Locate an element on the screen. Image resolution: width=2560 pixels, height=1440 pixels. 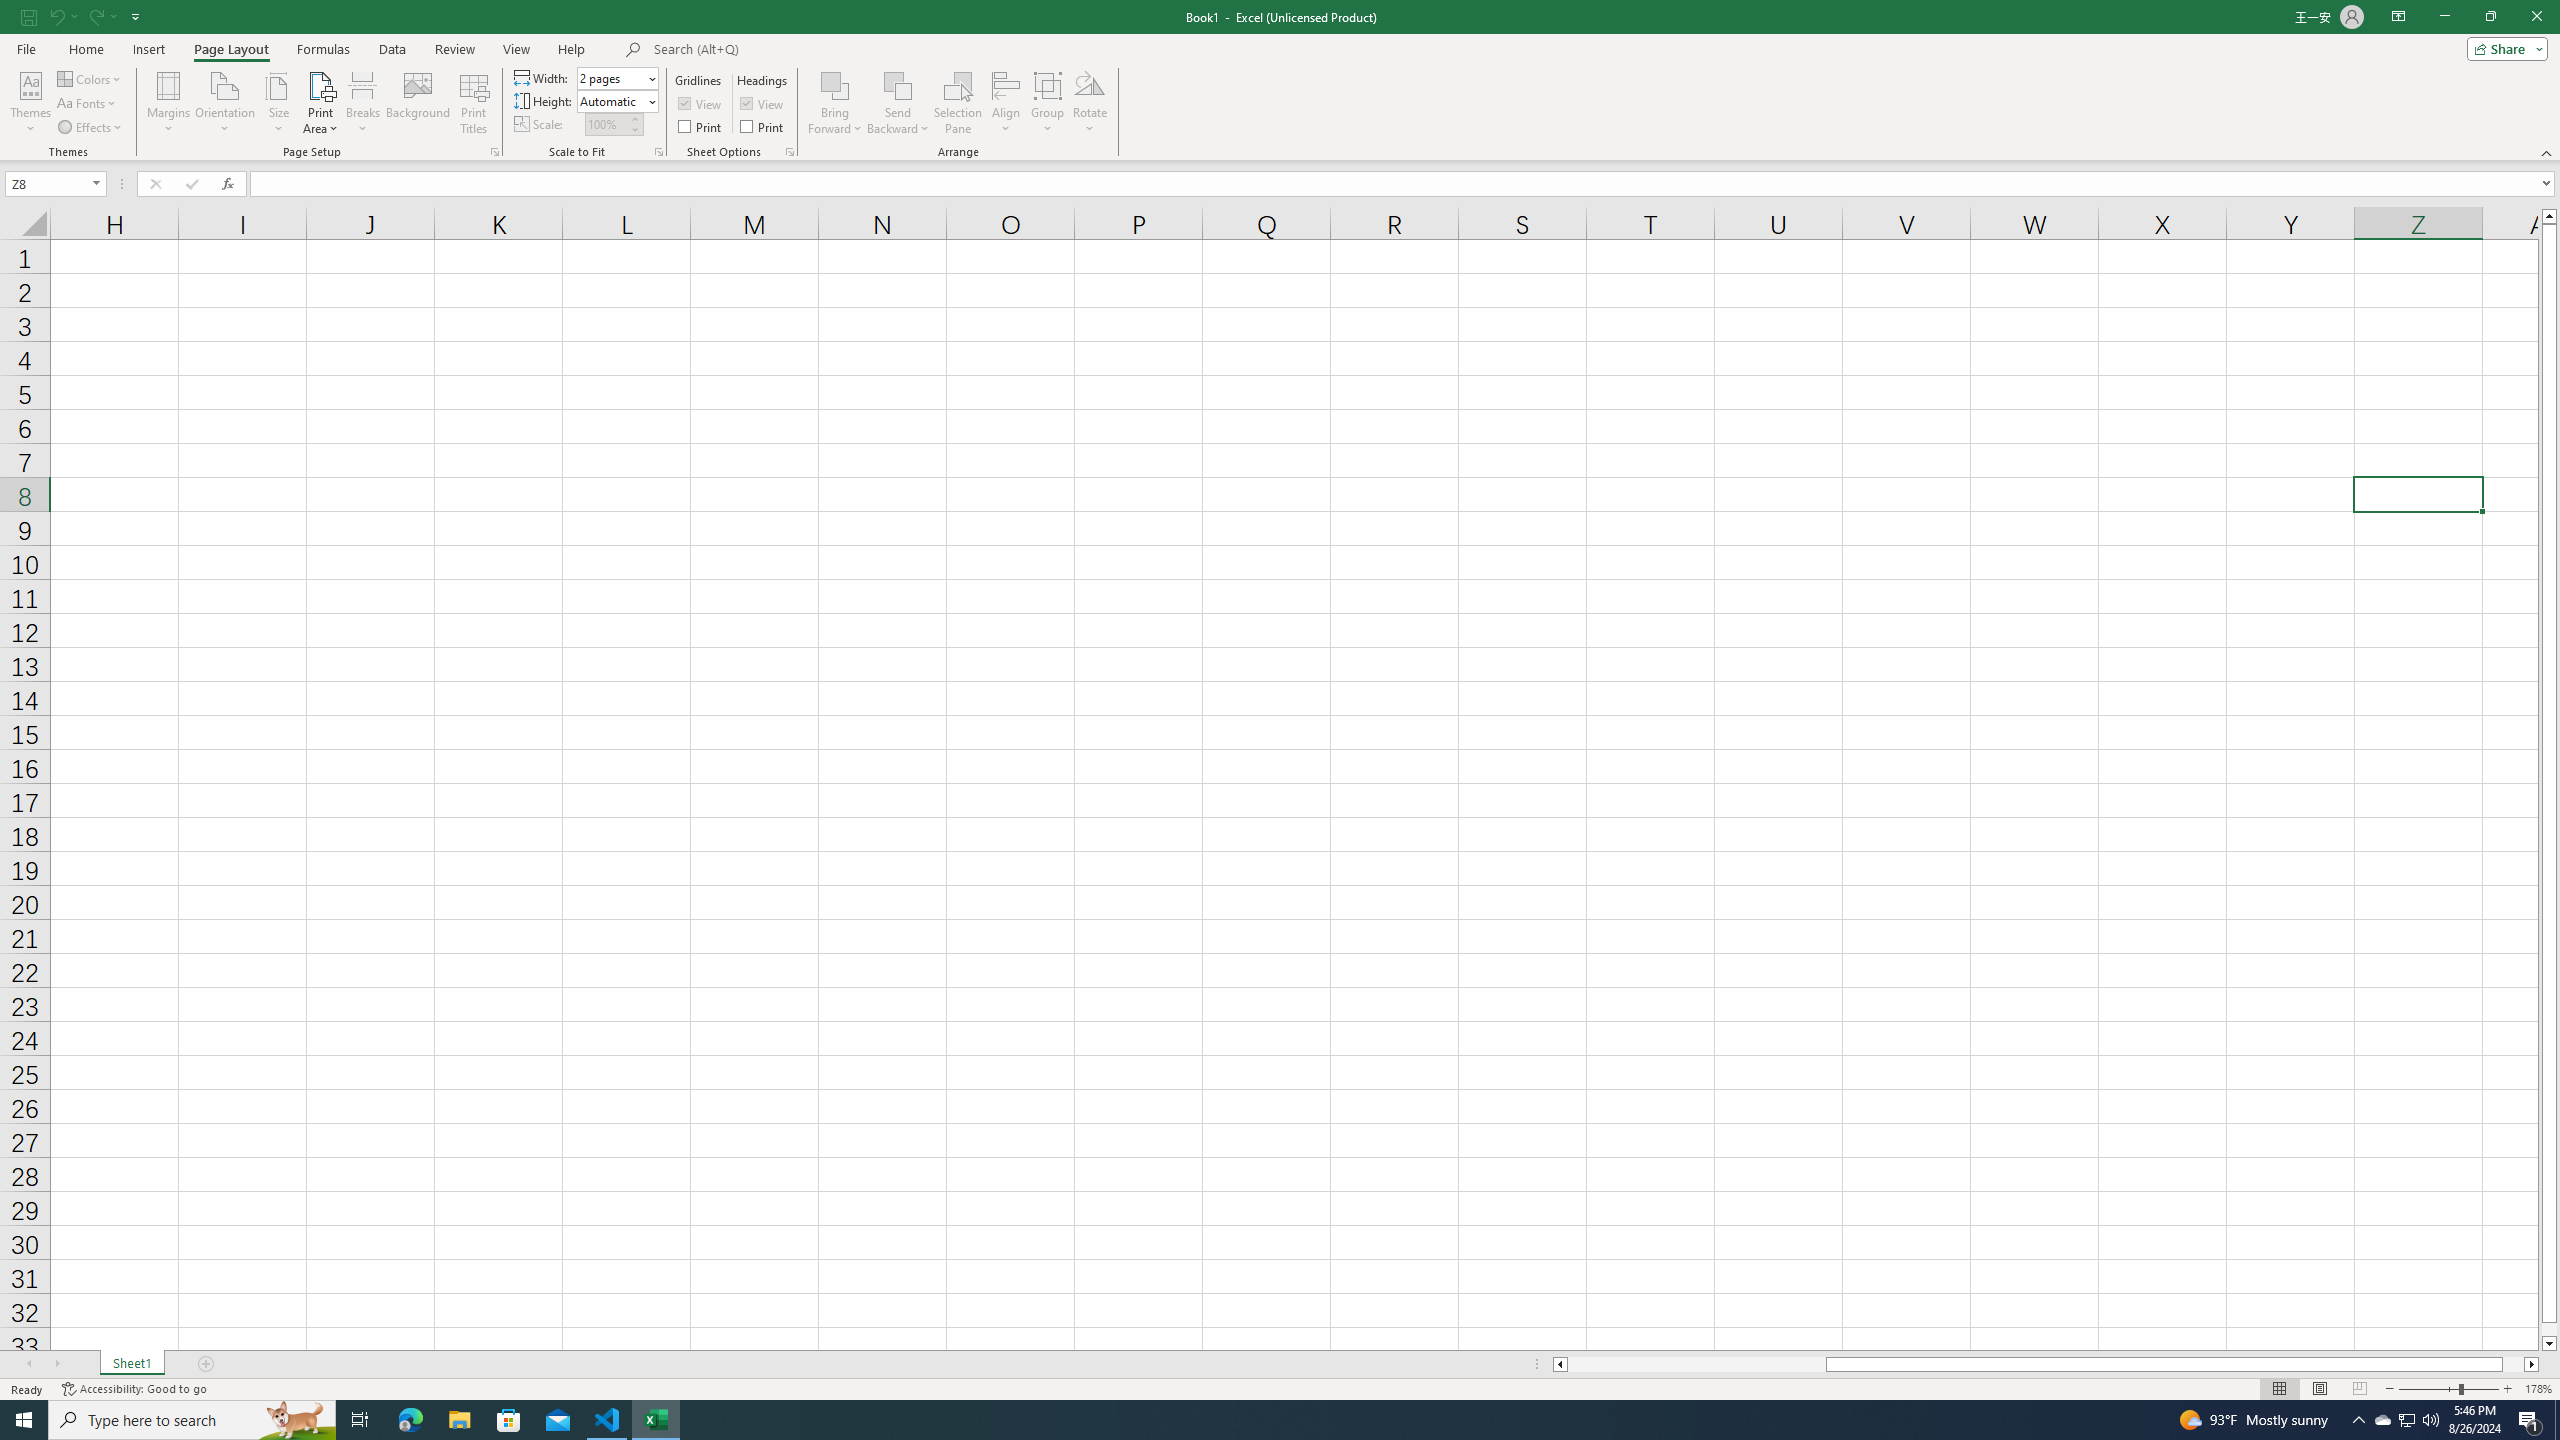
'Height' is located at coordinates (615, 99).